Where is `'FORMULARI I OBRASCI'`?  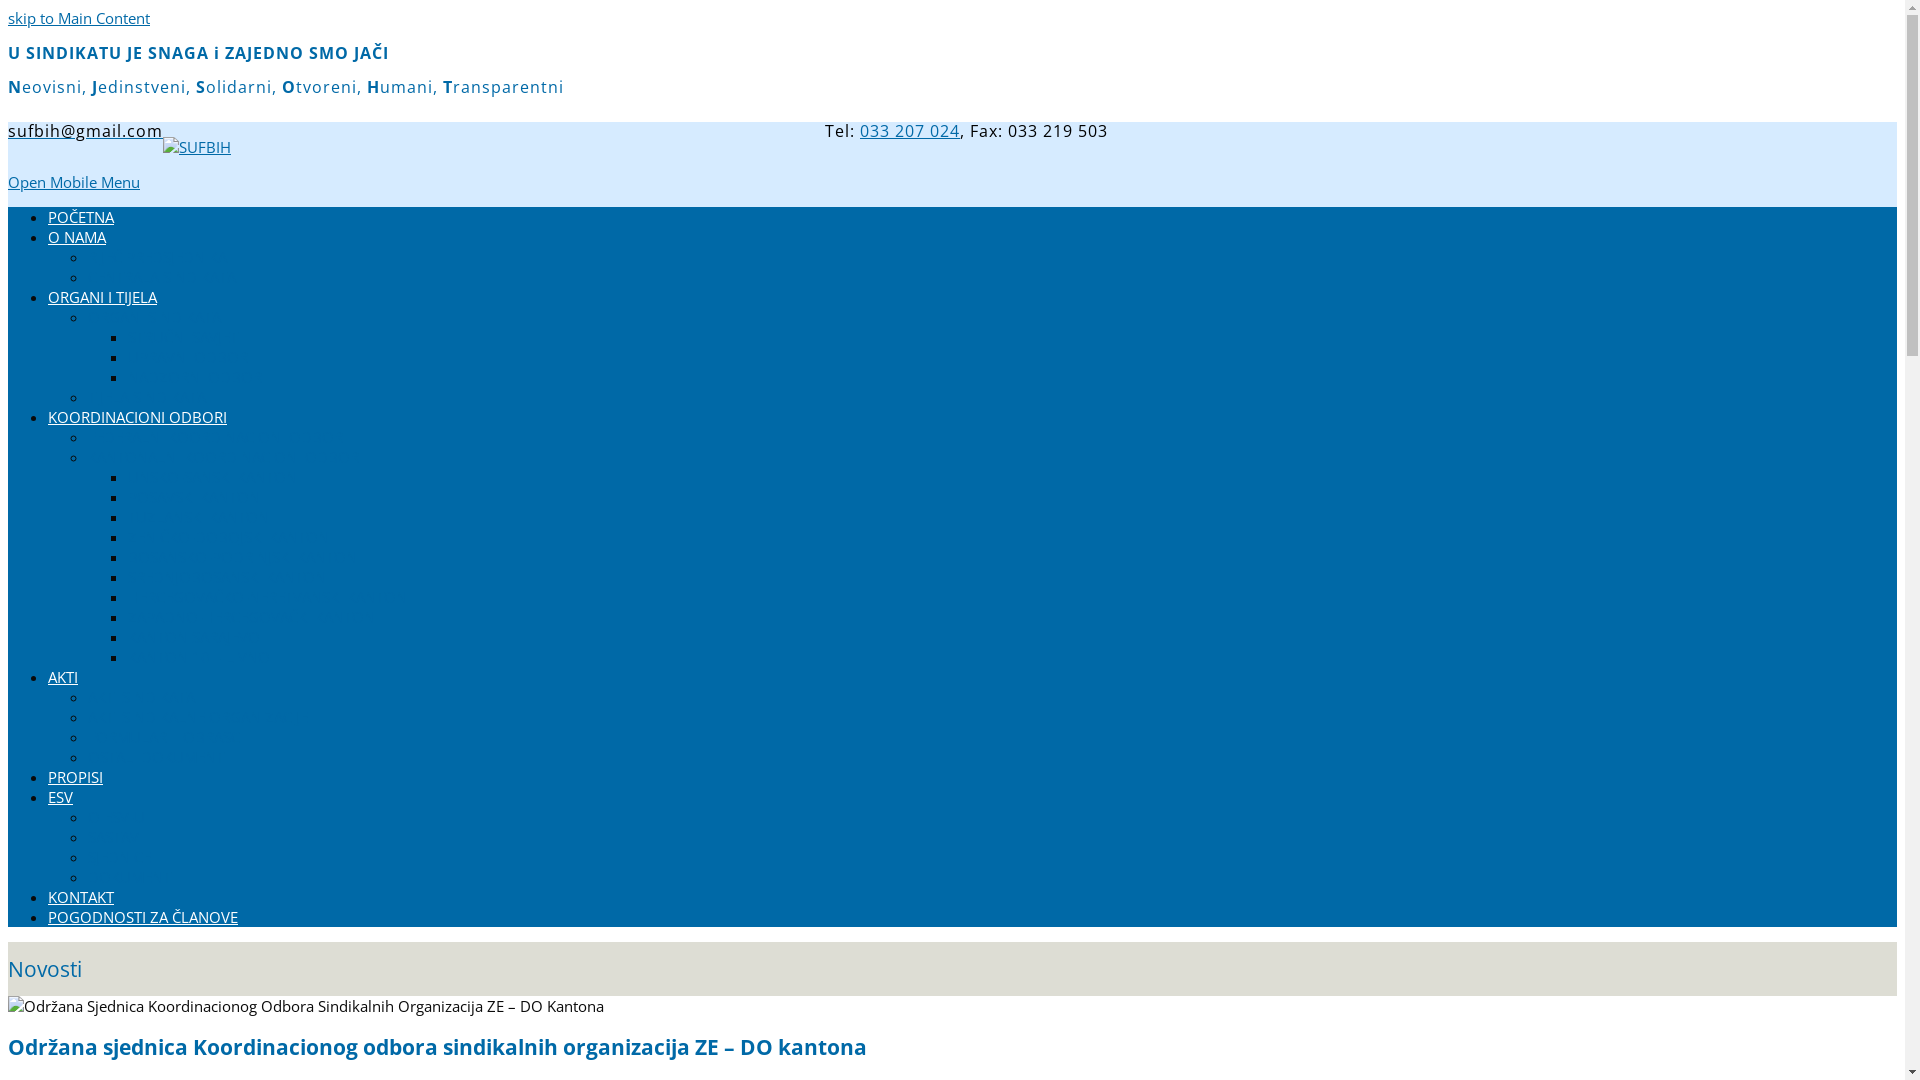 'FORMULARI I OBRASCI' is located at coordinates (86, 736).